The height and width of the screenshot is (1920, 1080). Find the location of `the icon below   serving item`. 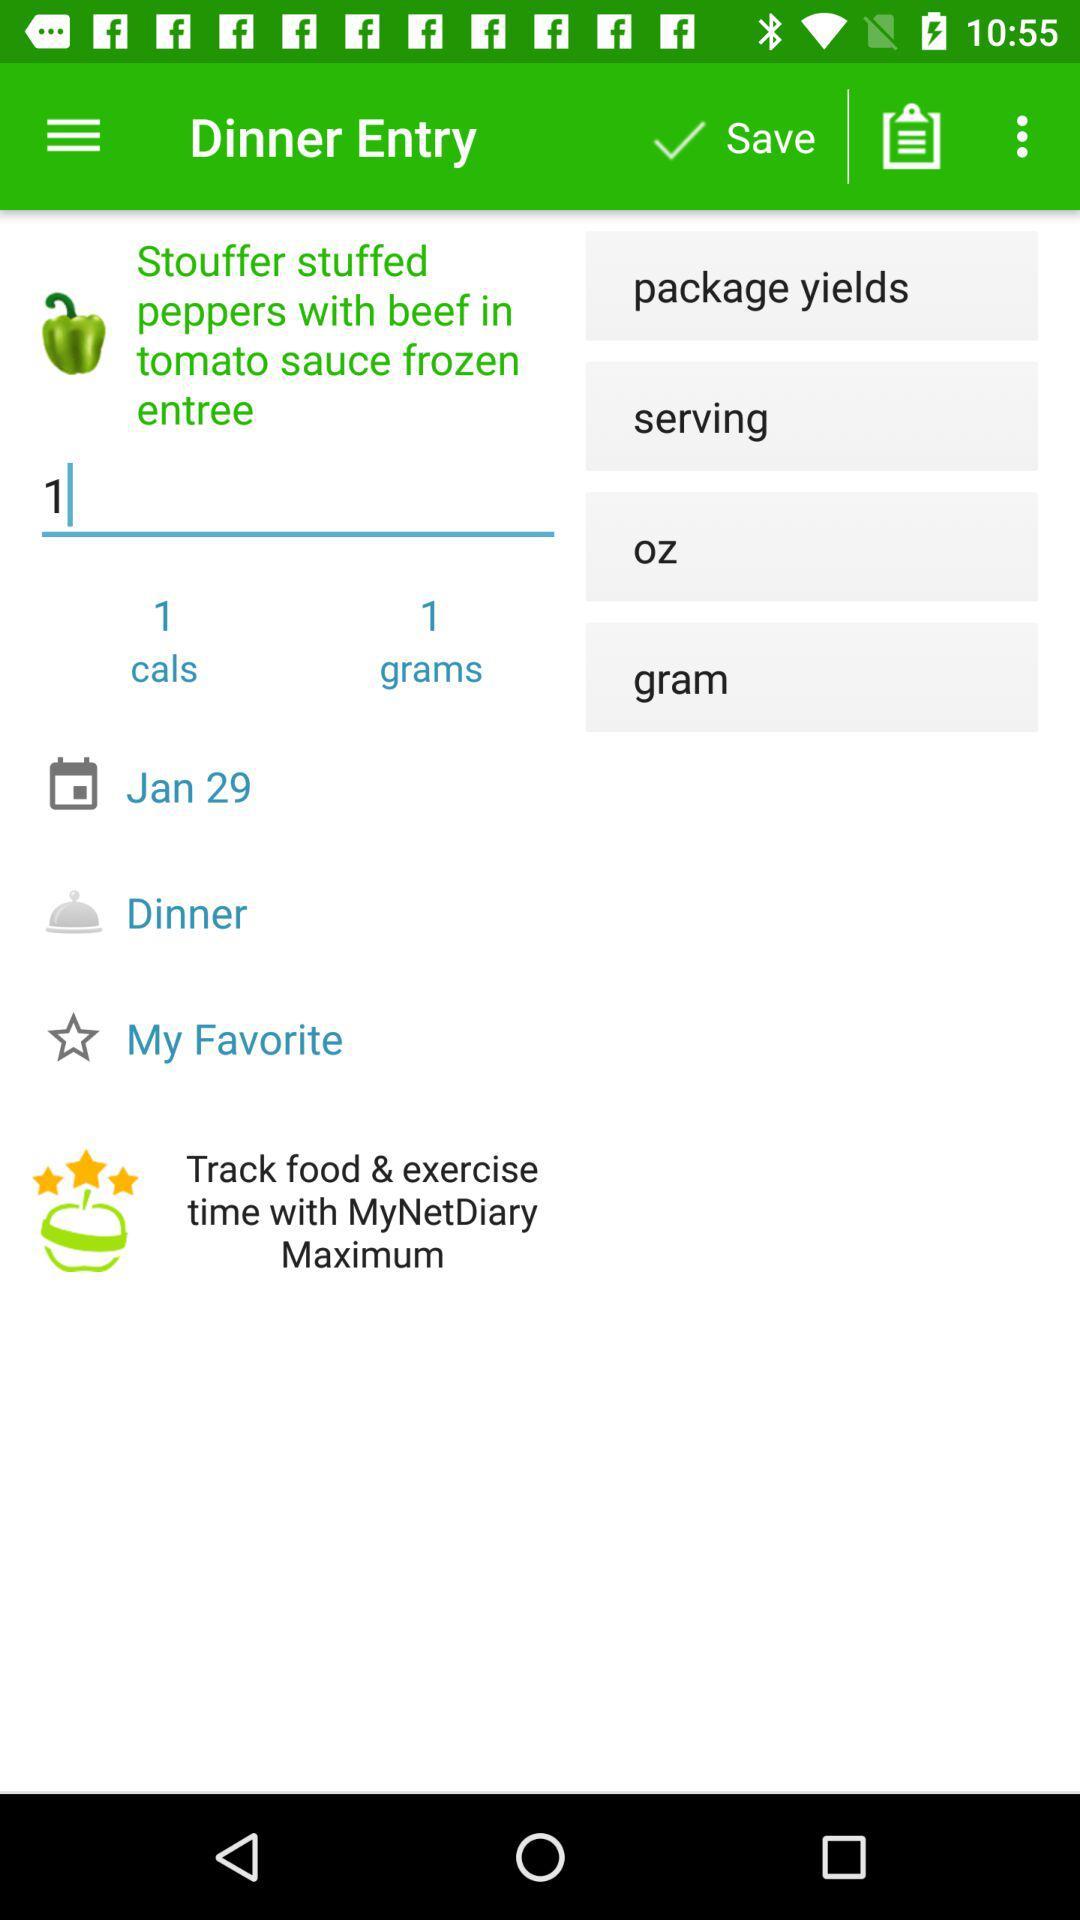

the icon below   serving item is located at coordinates (631, 546).